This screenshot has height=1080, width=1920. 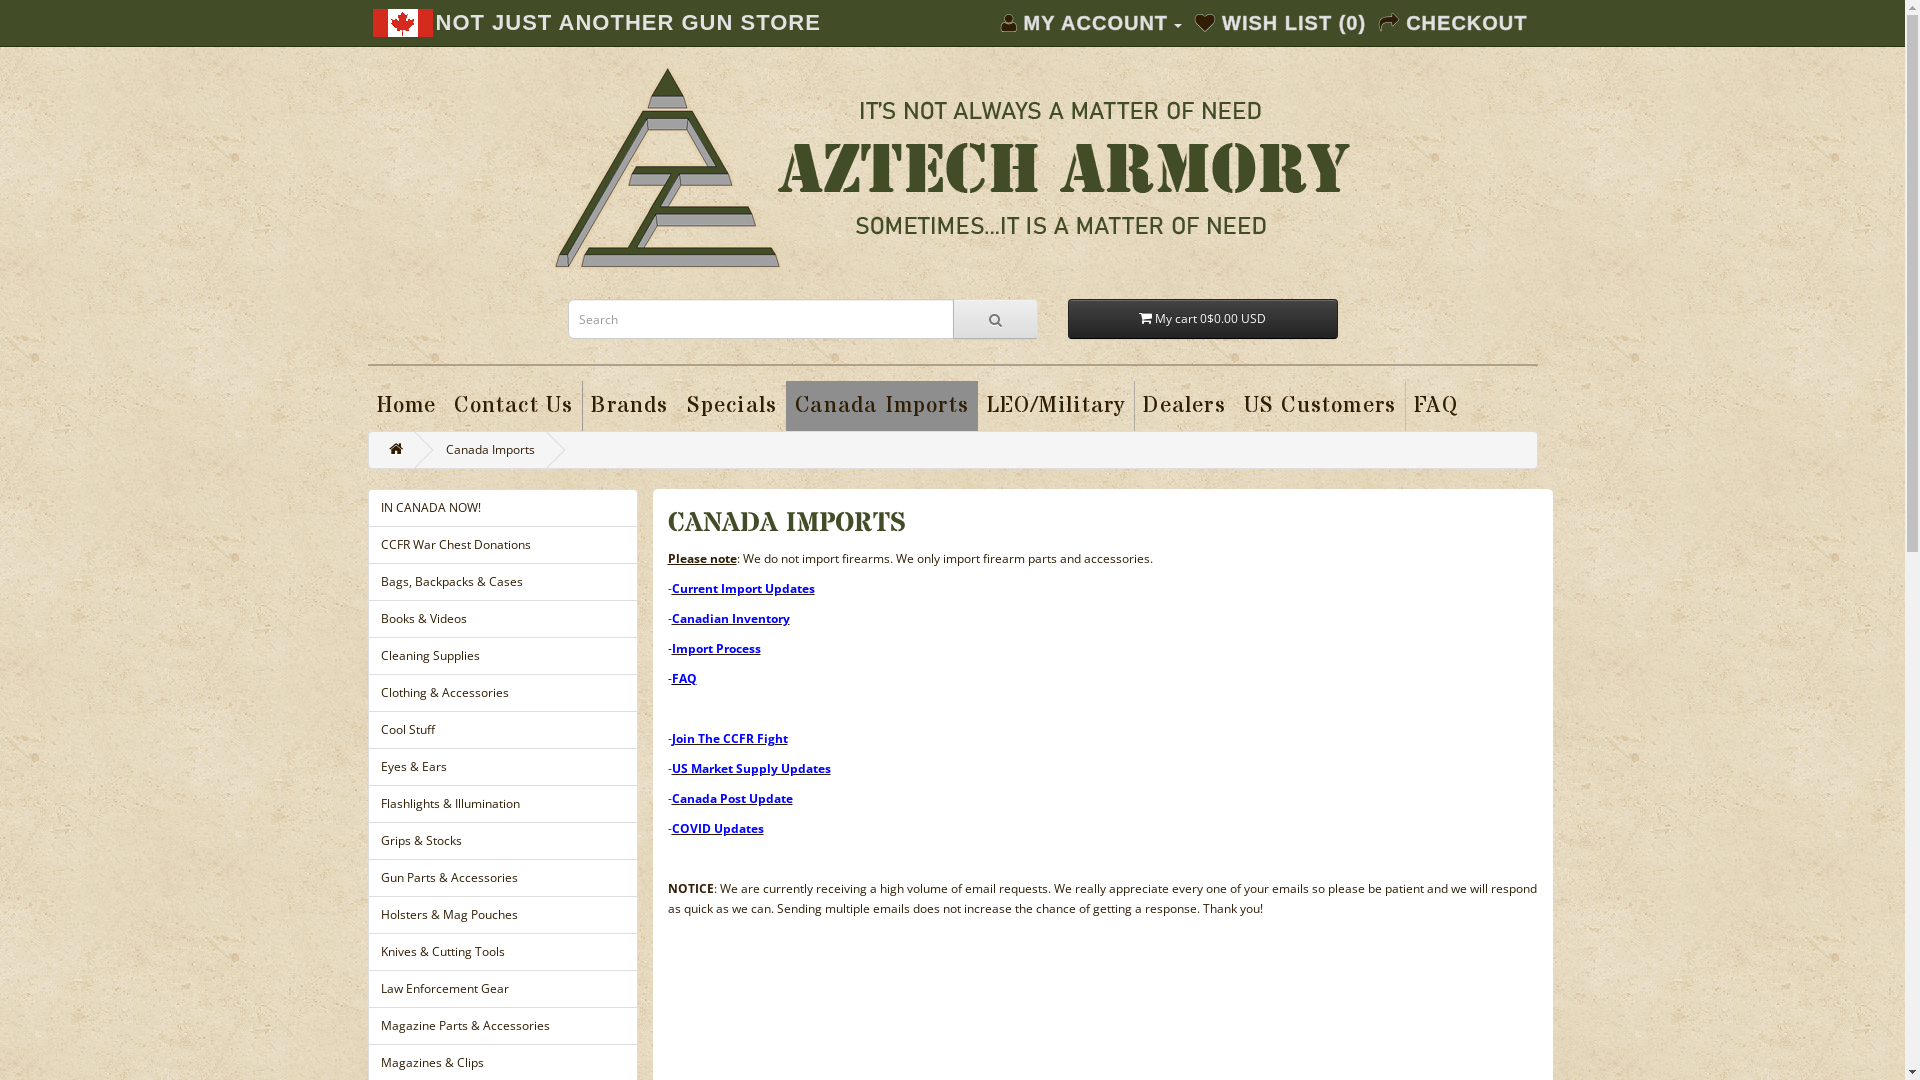 What do you see at coordinates (503, 951) in the screenshot?
I see `'Knives & Cutting Tools'` at bounding box center [503, 951].